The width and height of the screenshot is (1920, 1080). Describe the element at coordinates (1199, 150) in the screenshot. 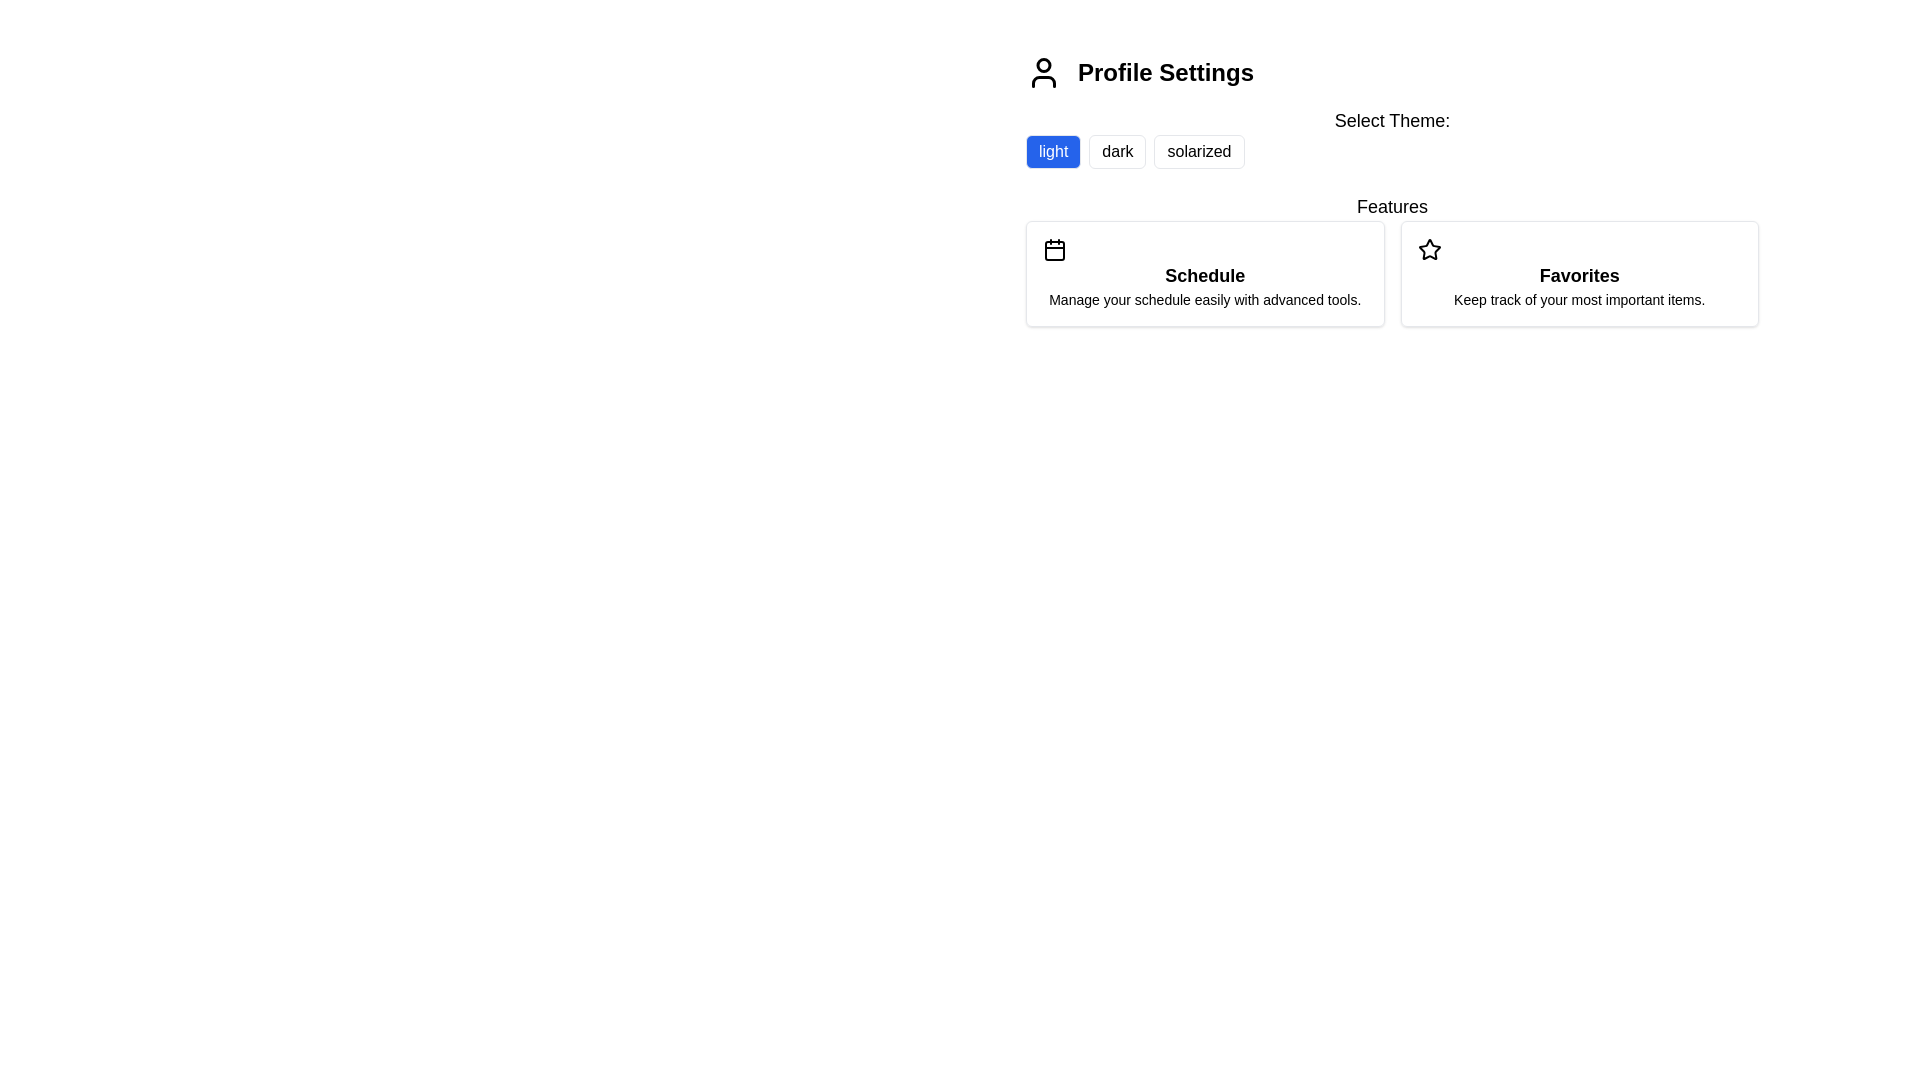

I see `the 'solarized' button, which is a rectangular button with a bold label and a thin rounded border, located in the row under the 'Select Theme' label` at that location.